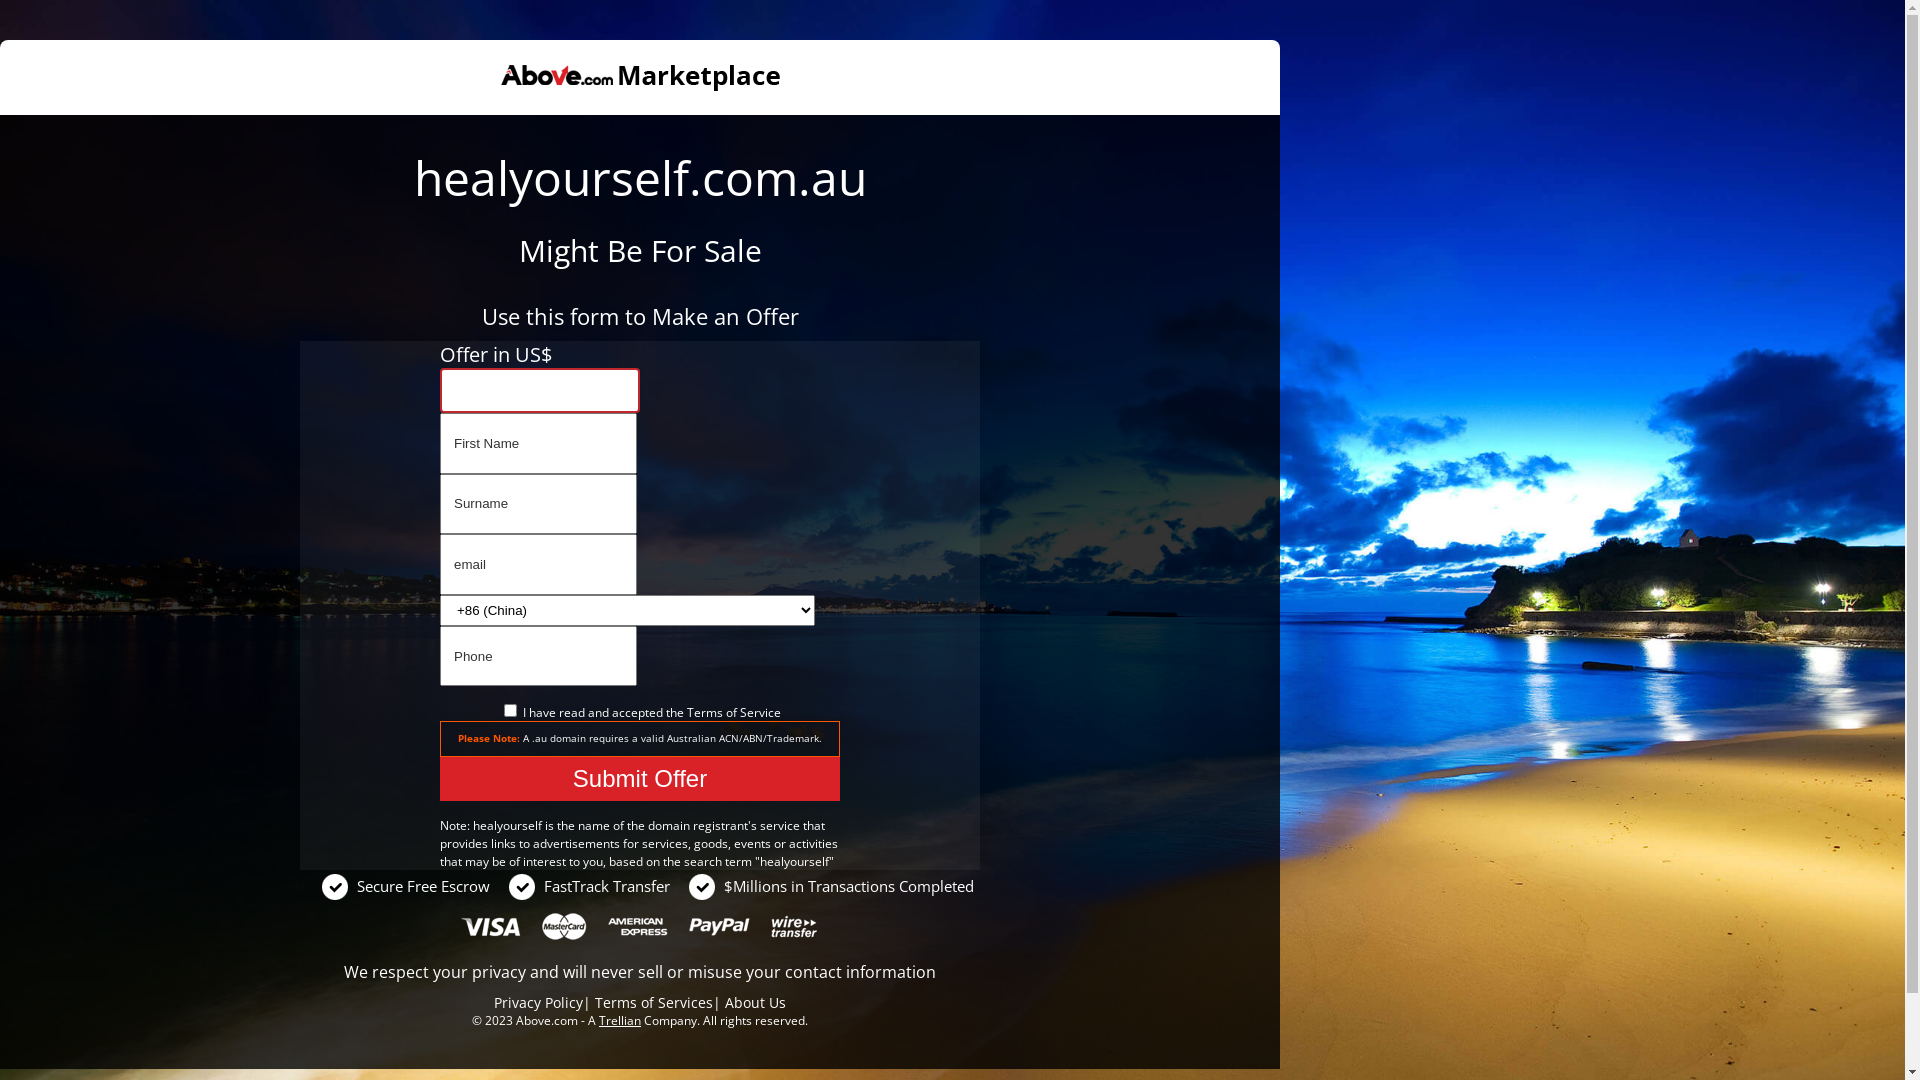  I want to click on 'Privacy Policy', so click(538, 1002).